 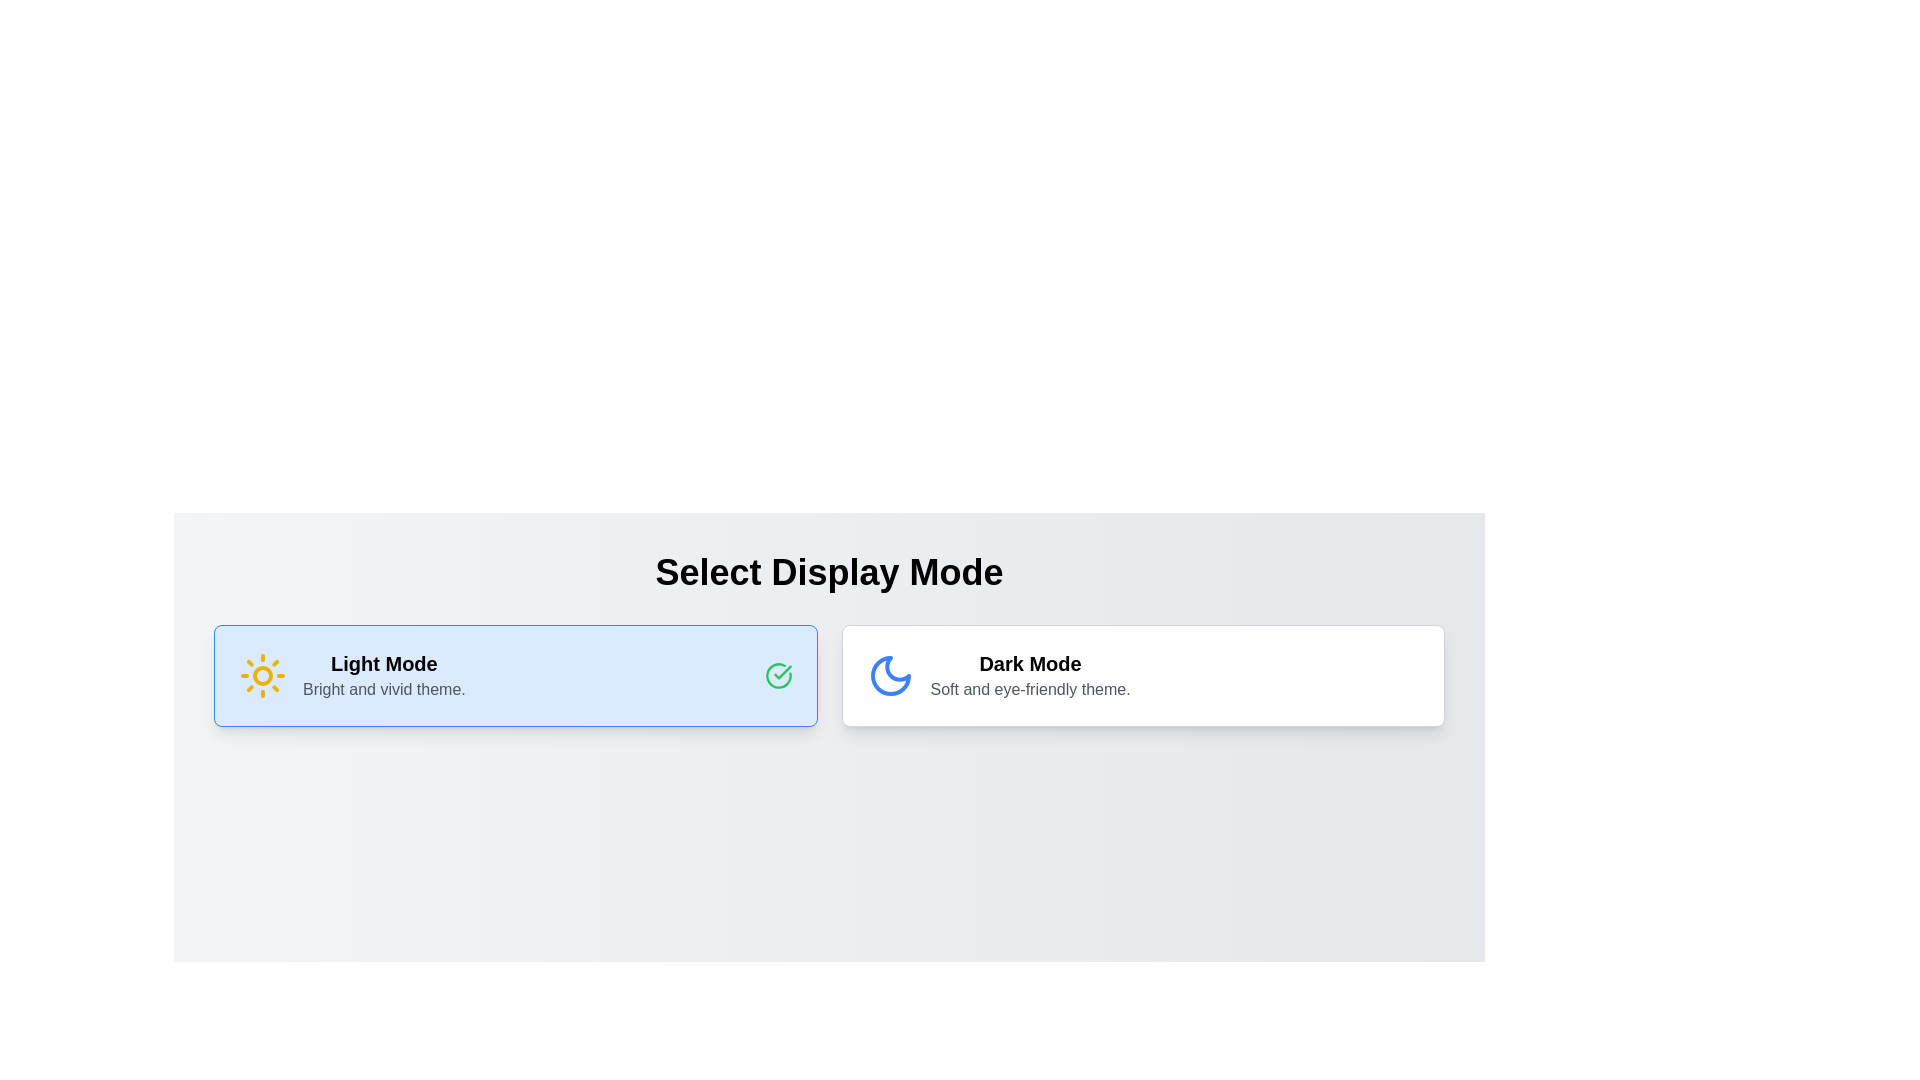 I want to click on the blue moon icon with a curved crescent shape located in the 'Dark Mode' card under 'Select Display Mode.', so click(x=889, y=675).